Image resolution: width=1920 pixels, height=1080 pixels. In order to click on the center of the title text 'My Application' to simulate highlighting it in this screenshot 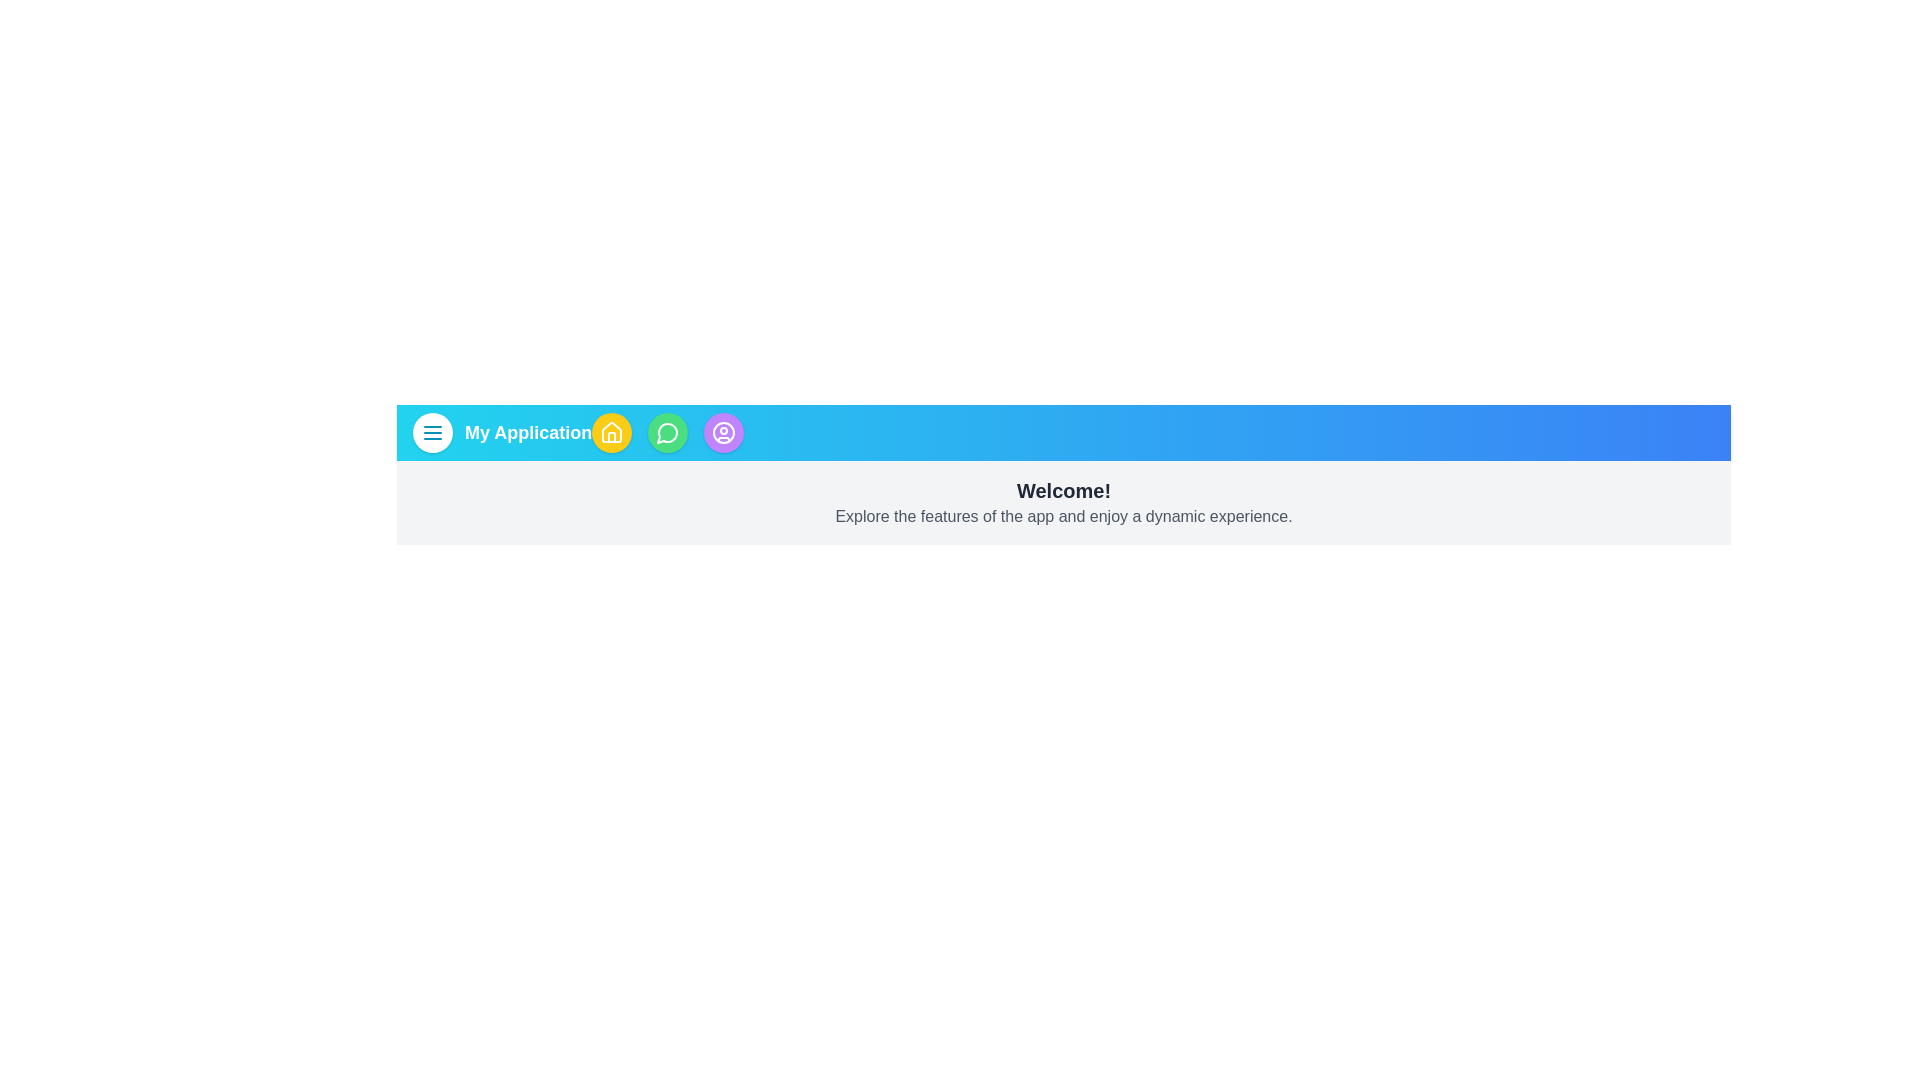, I will do `click(528, 431)`.